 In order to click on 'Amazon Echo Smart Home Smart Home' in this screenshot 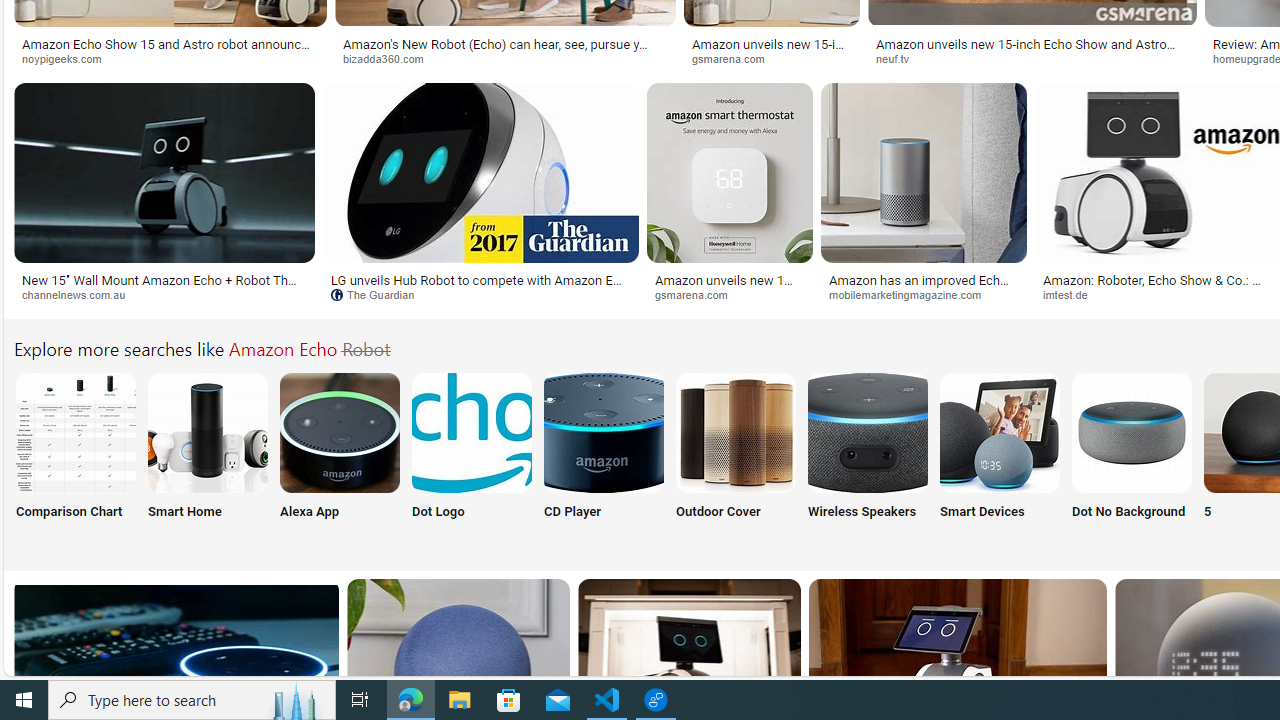, I will do `click(208, 458)`.